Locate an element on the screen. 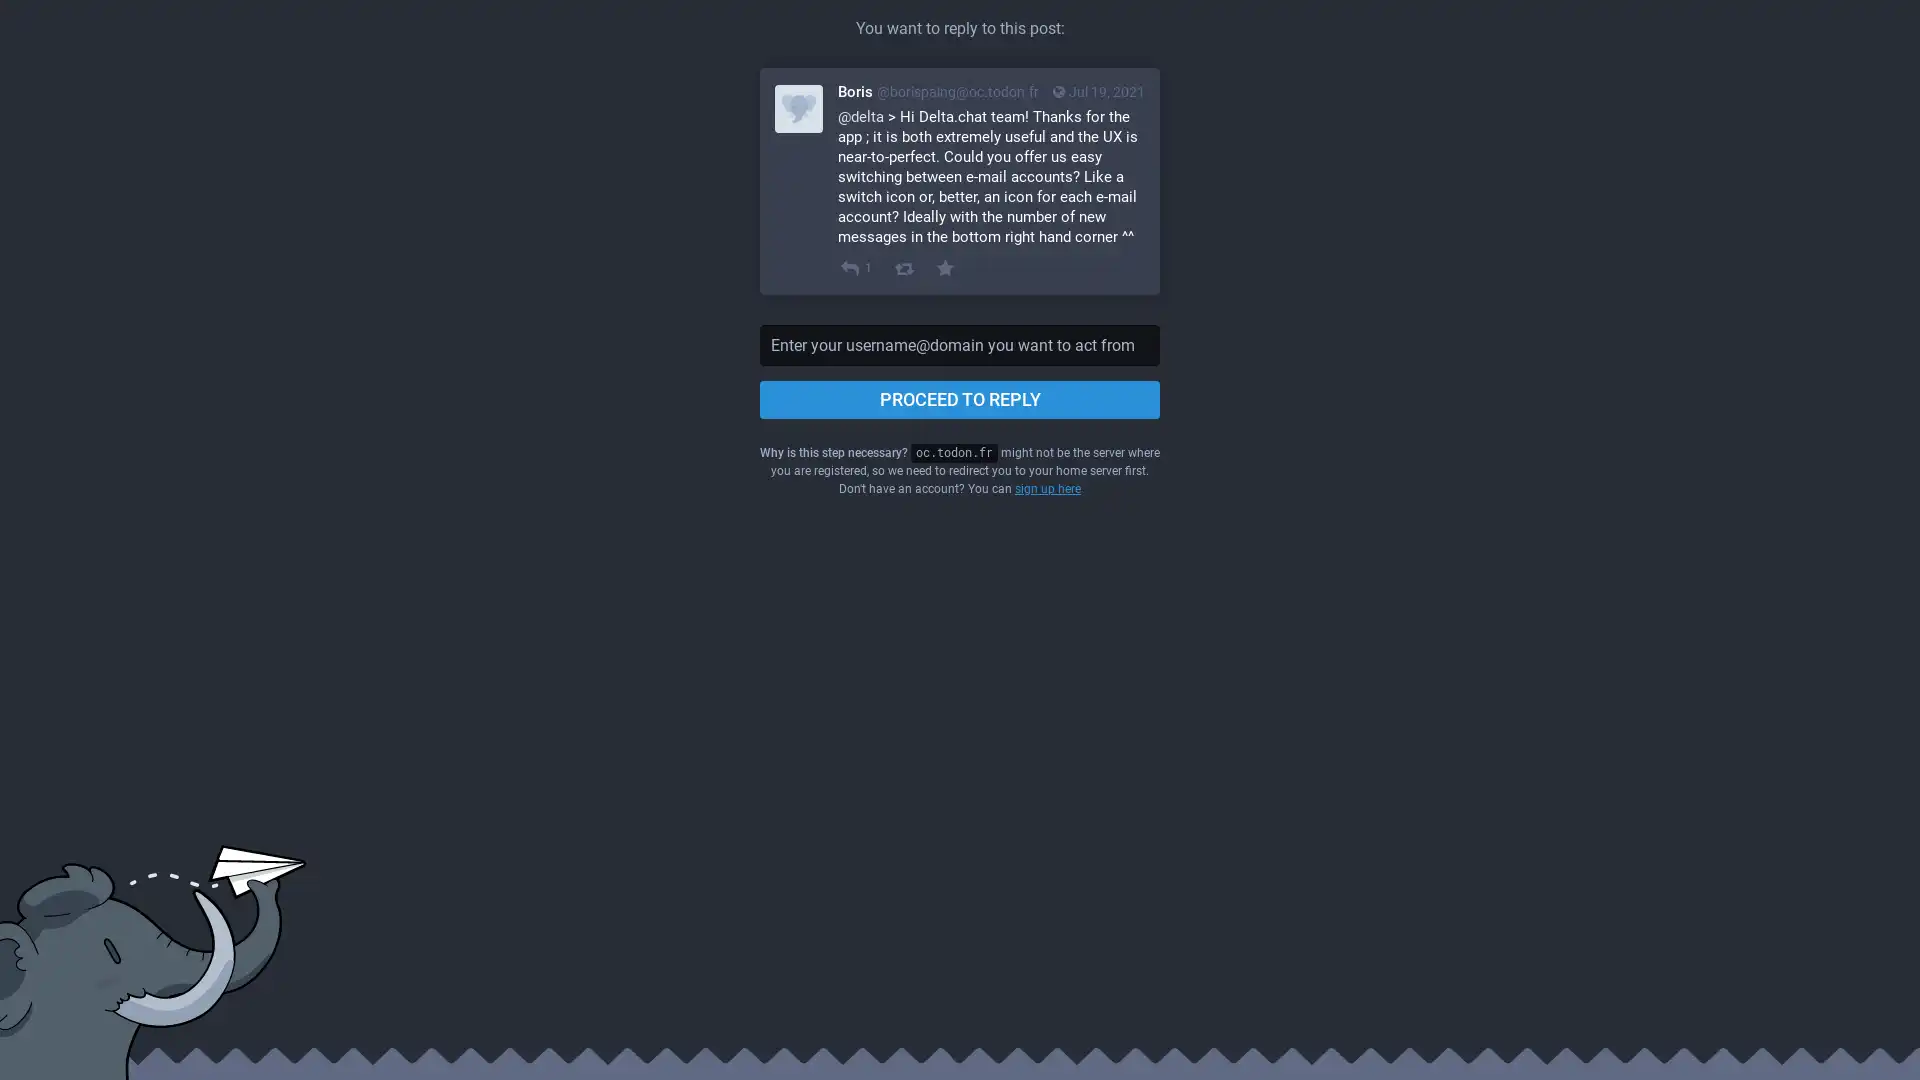  PROCEED TO REPLY is located at coordinates (960, 400).